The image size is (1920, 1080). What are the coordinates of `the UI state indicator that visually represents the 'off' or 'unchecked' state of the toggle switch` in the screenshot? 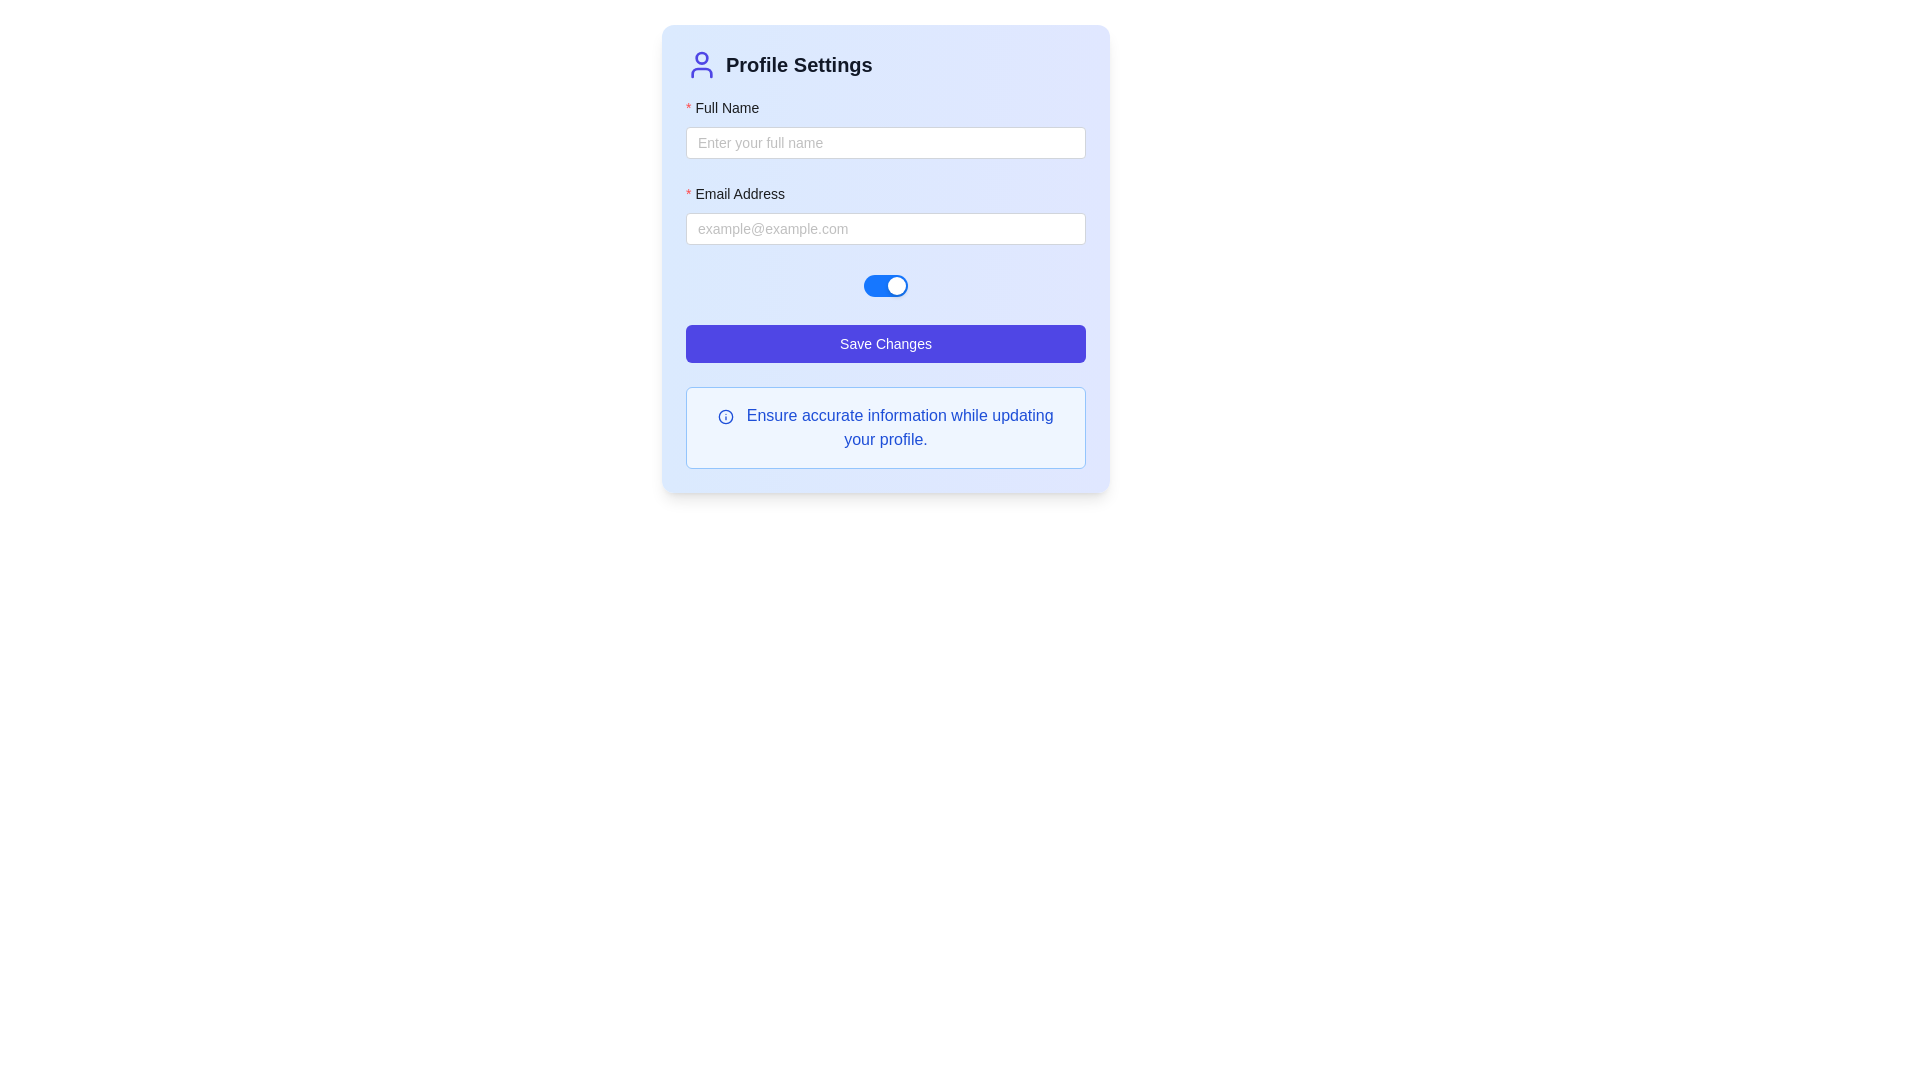 It's located at (914, 285).